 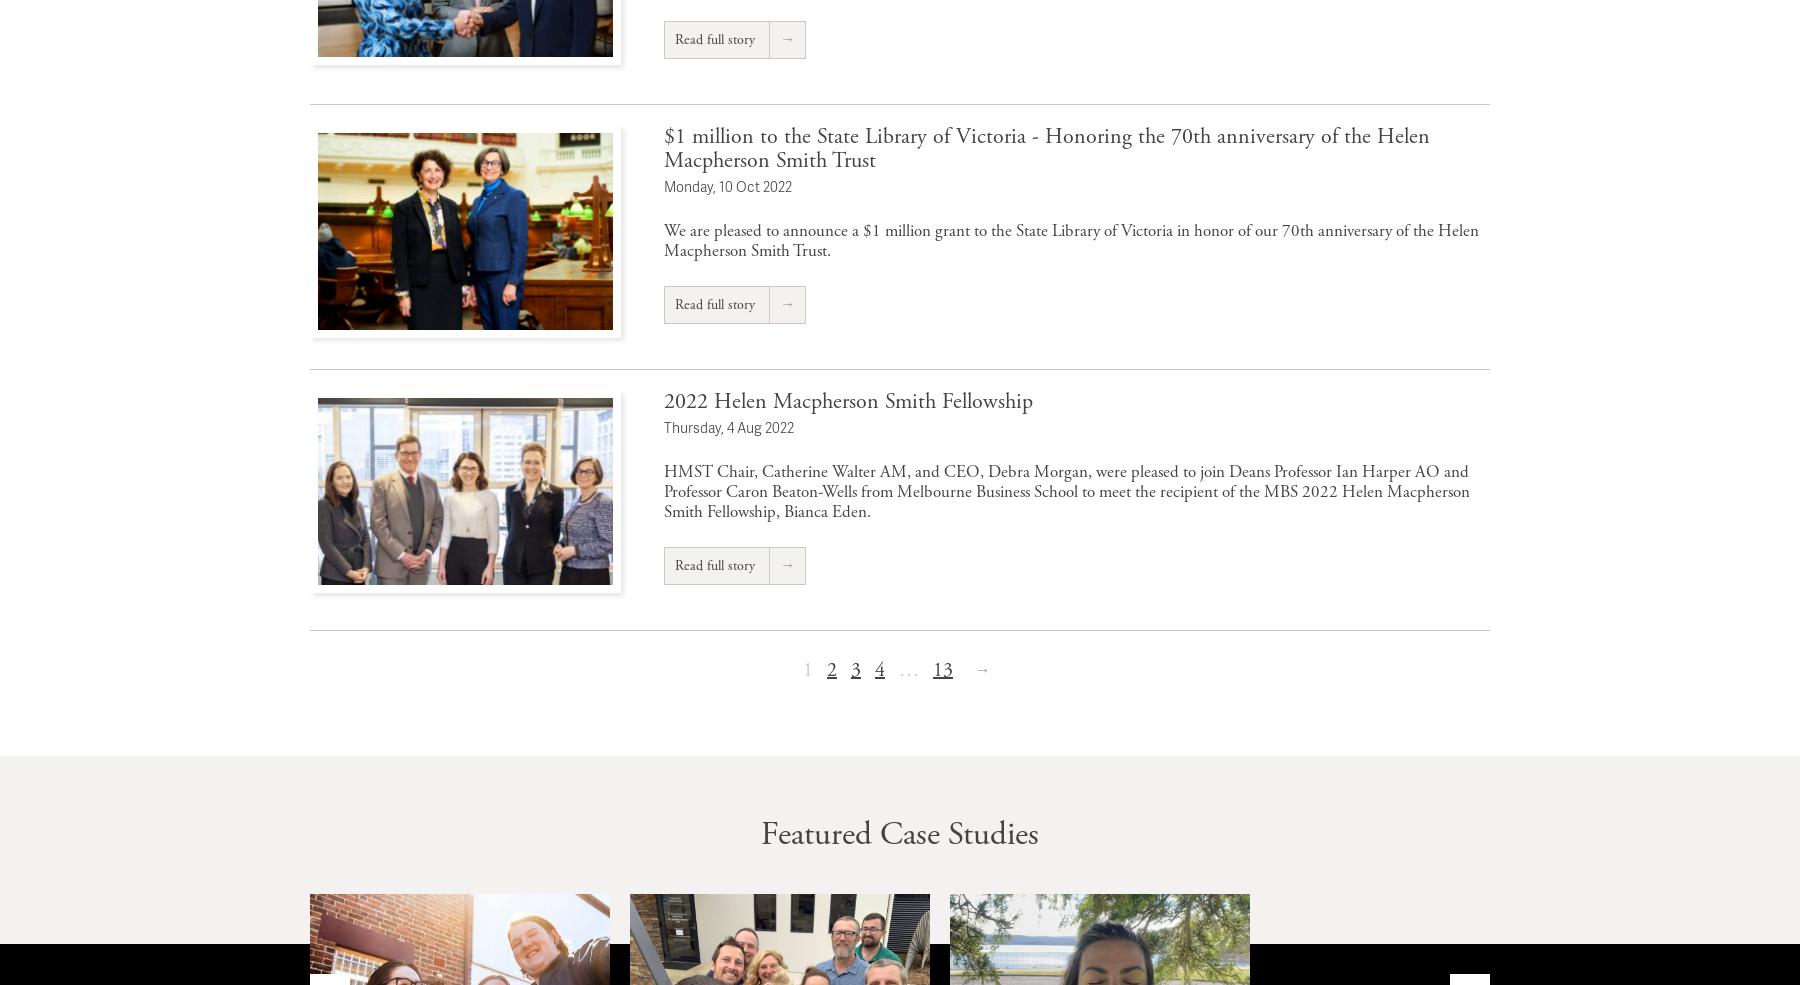 I want to click on 'Thursday, 4 Aug 2022', so click(x=728, y=425).